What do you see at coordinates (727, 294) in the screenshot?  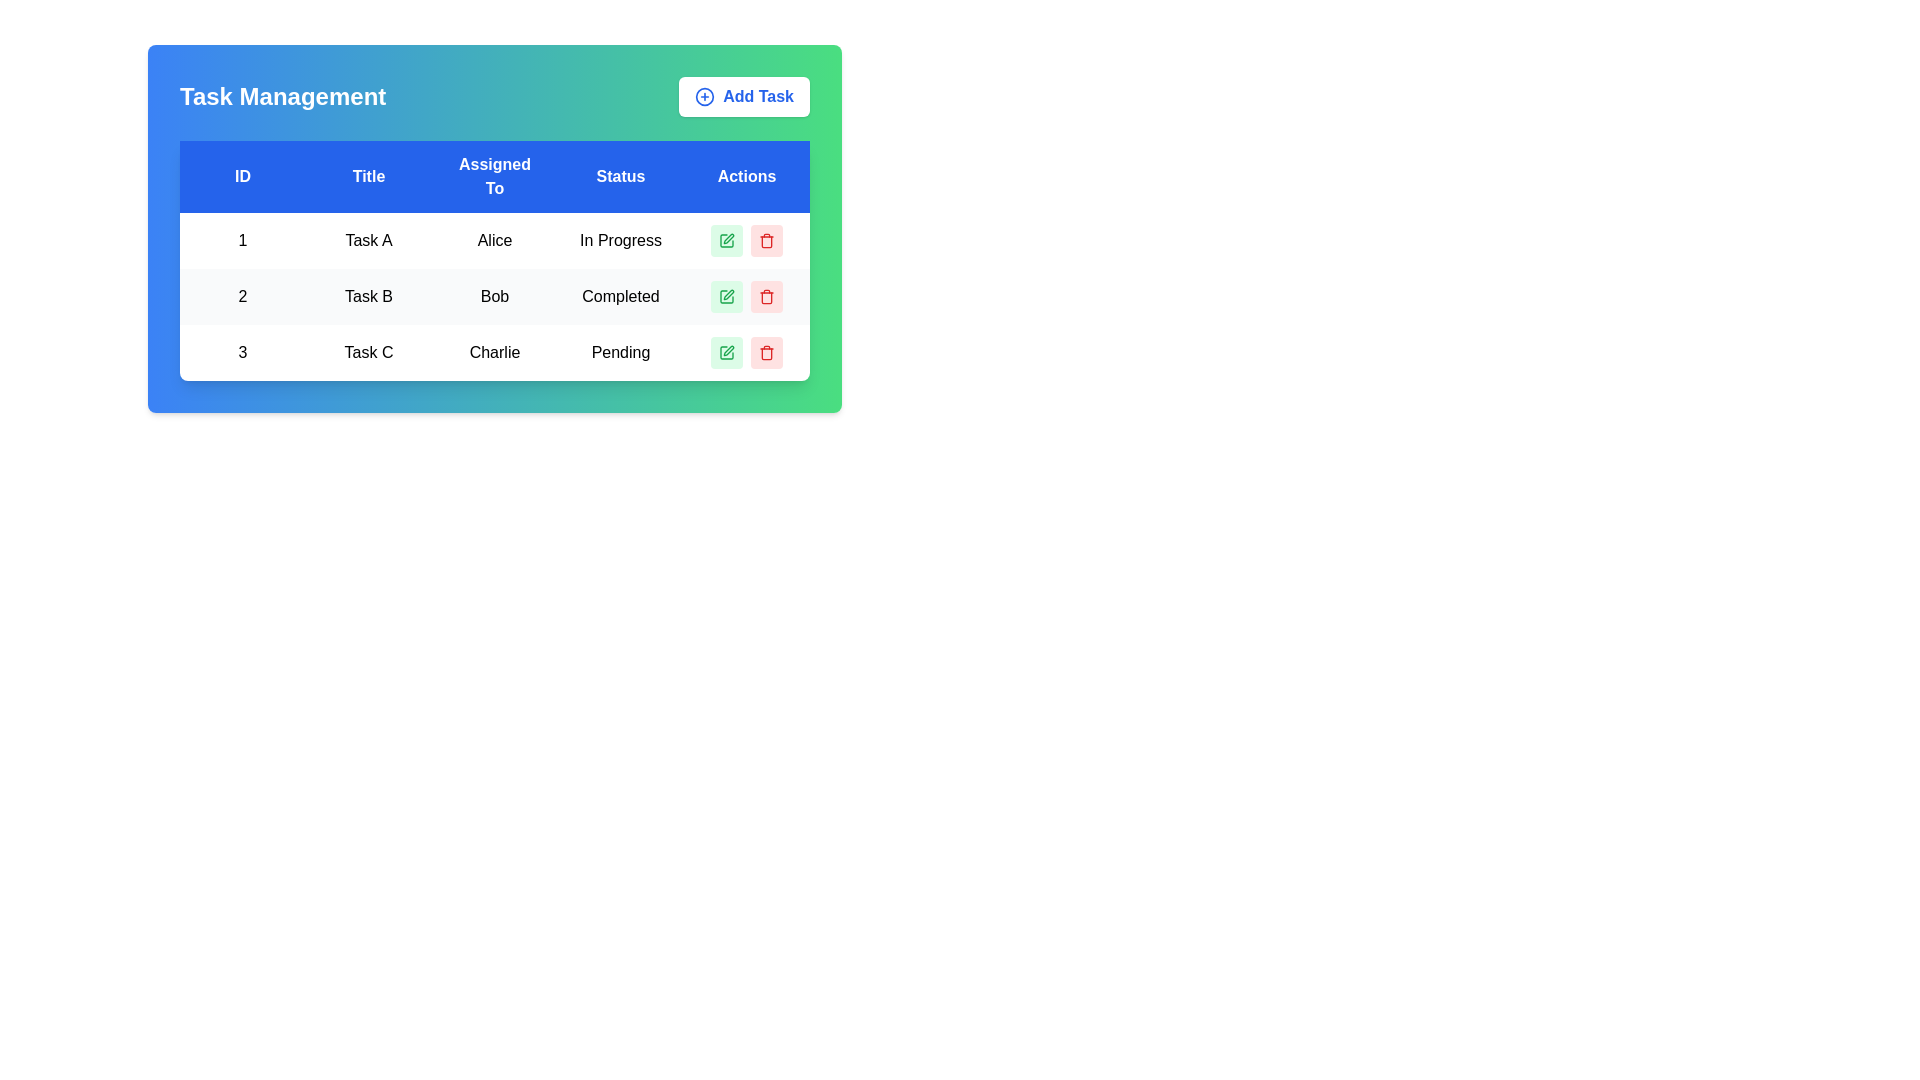 I see `the green pen icon in the second row of the table under the 'Actions' column to initiate an edit action` at bounding box center [727, 294].